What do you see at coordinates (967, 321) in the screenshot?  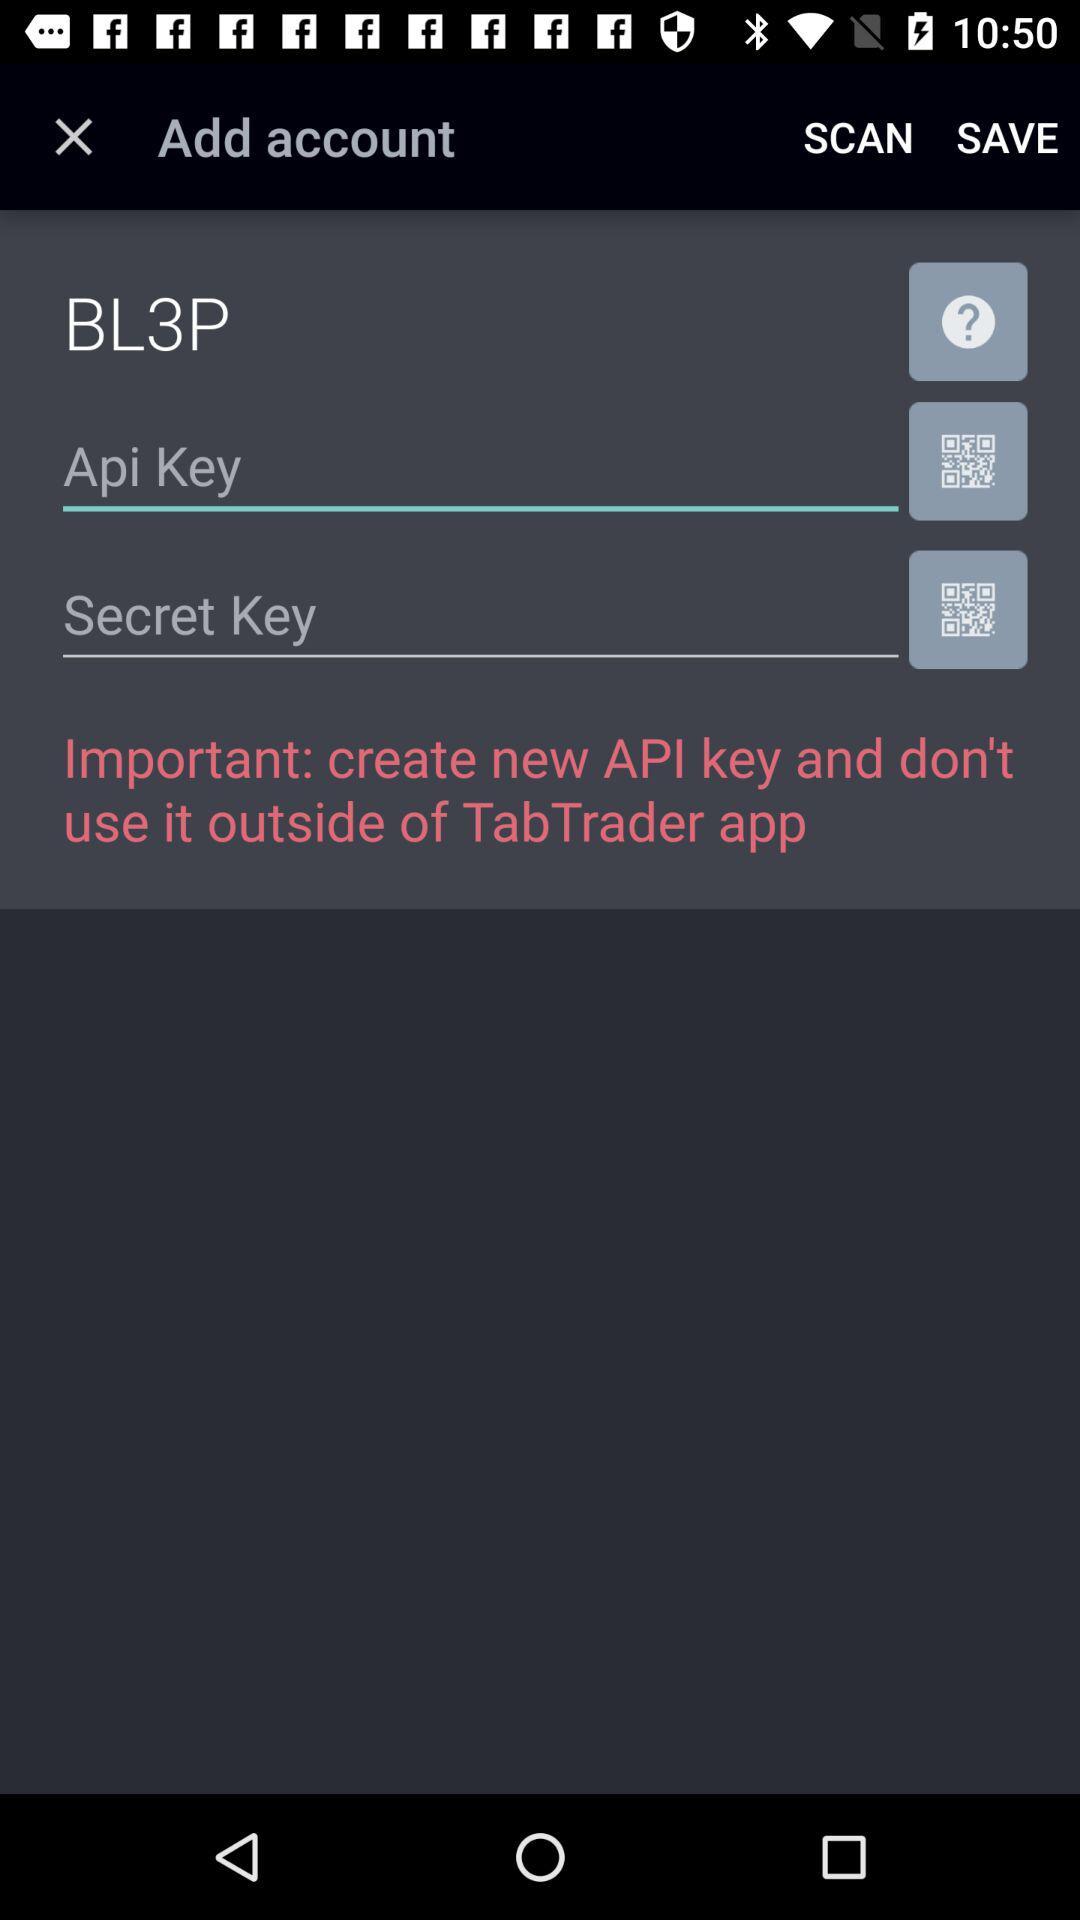 I see `icon next to bl3p item` at bounding box center [967, 321].